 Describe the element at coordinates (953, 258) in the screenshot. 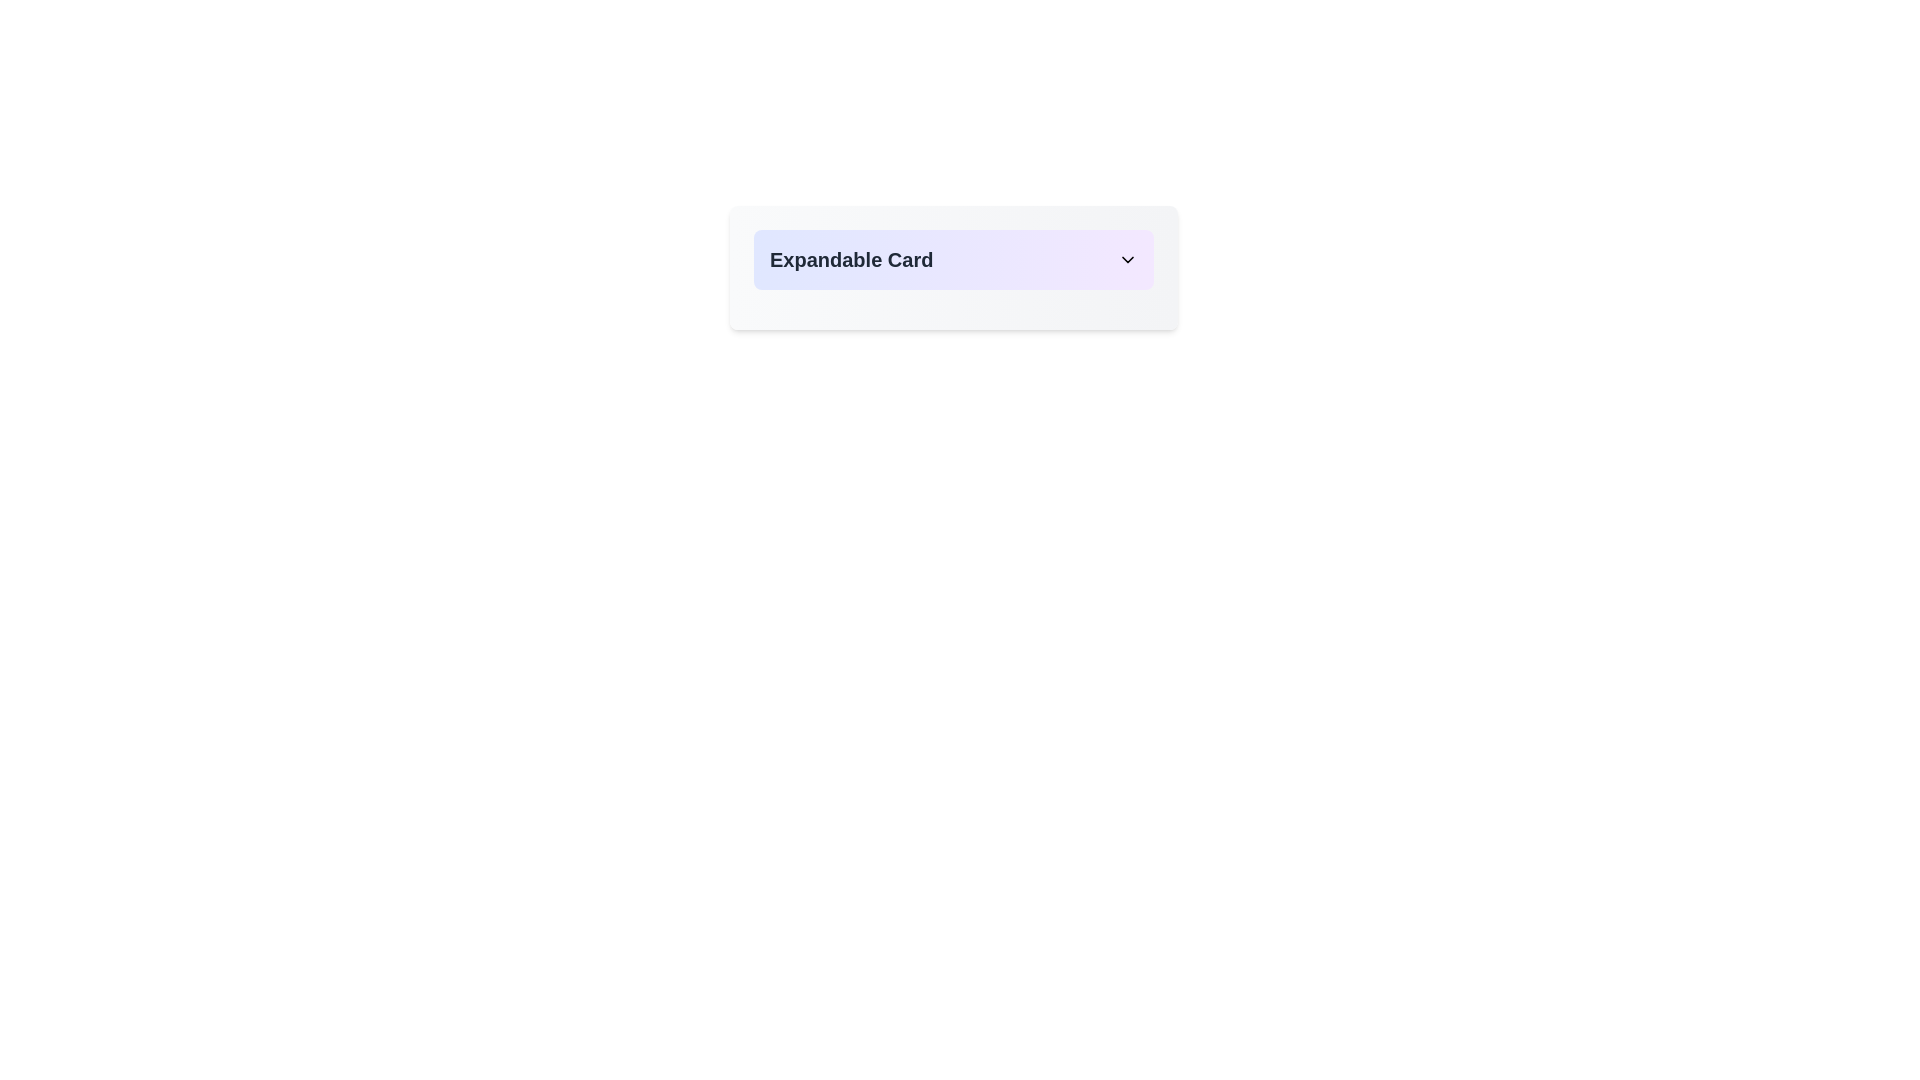

I see `the card header to expand the card` at that location.